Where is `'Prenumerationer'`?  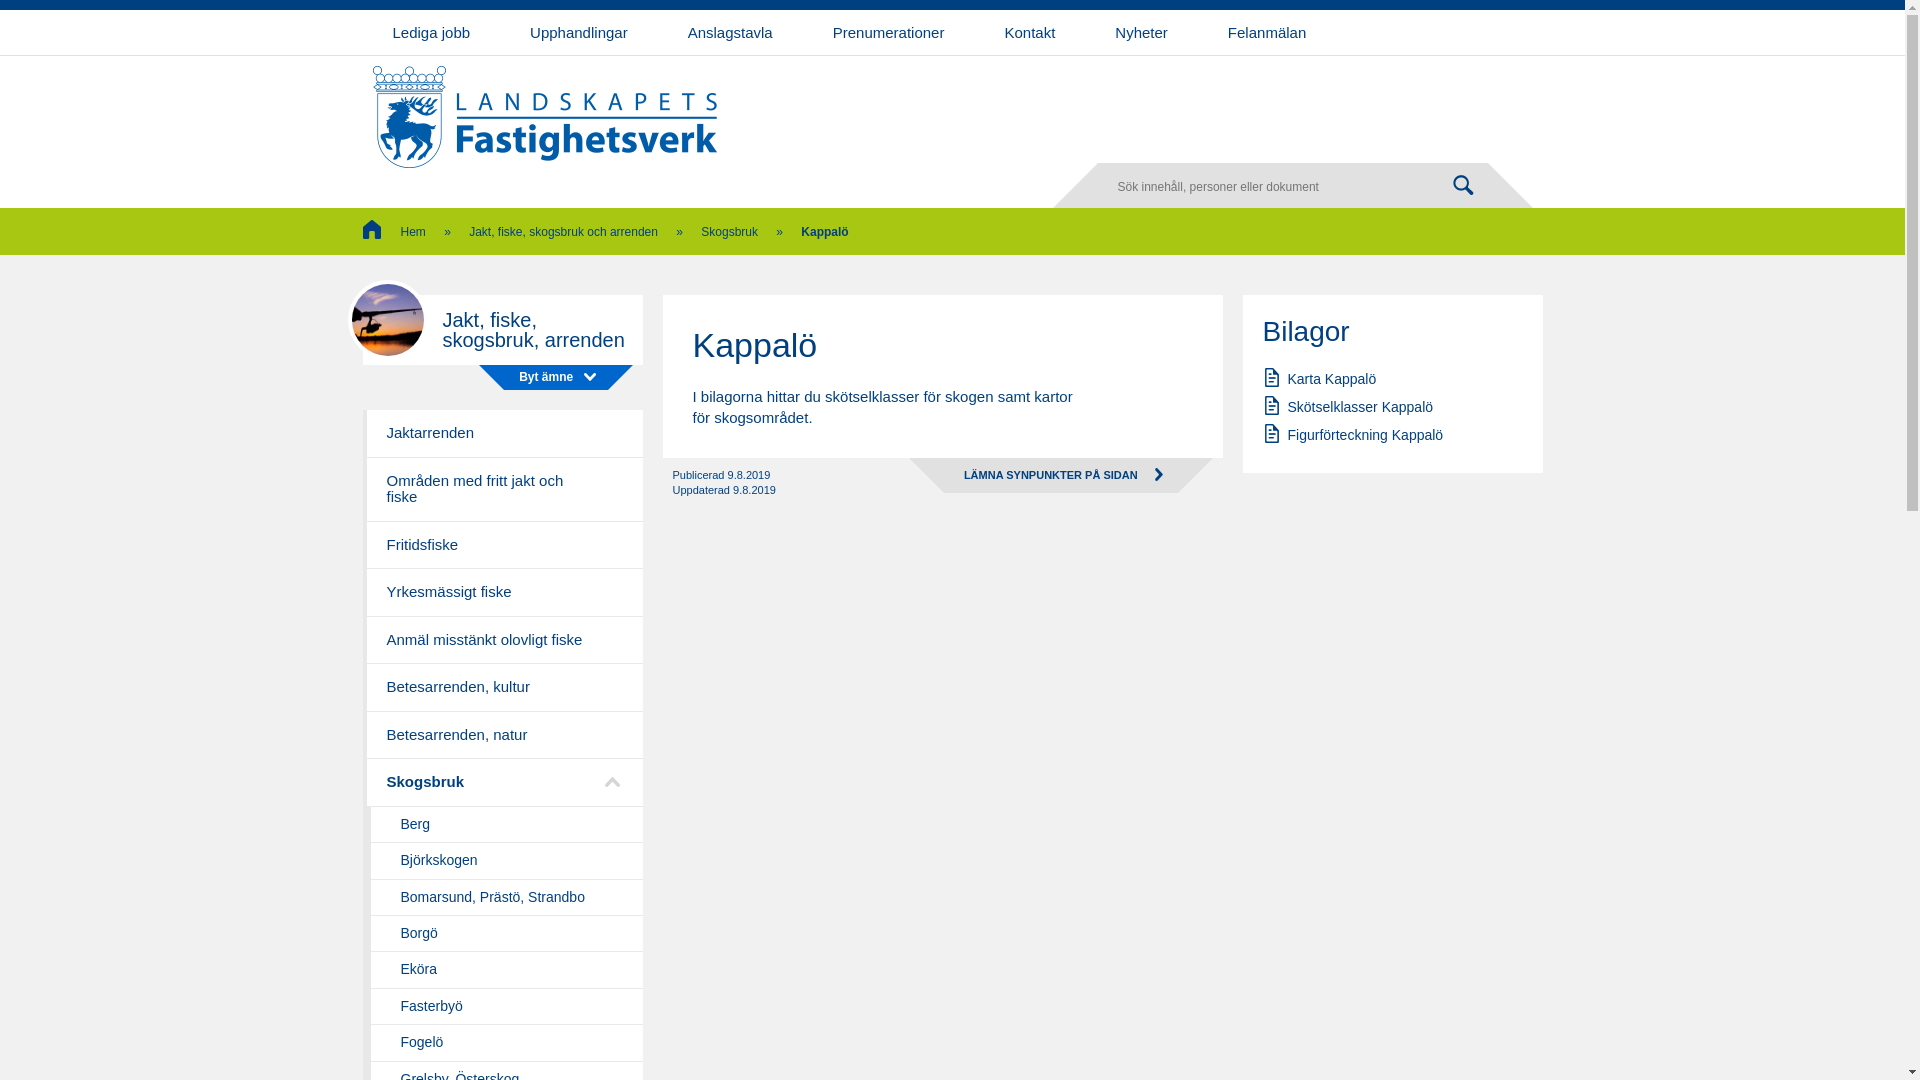
'Prenumerationer' is located at coordinates (887, 32).